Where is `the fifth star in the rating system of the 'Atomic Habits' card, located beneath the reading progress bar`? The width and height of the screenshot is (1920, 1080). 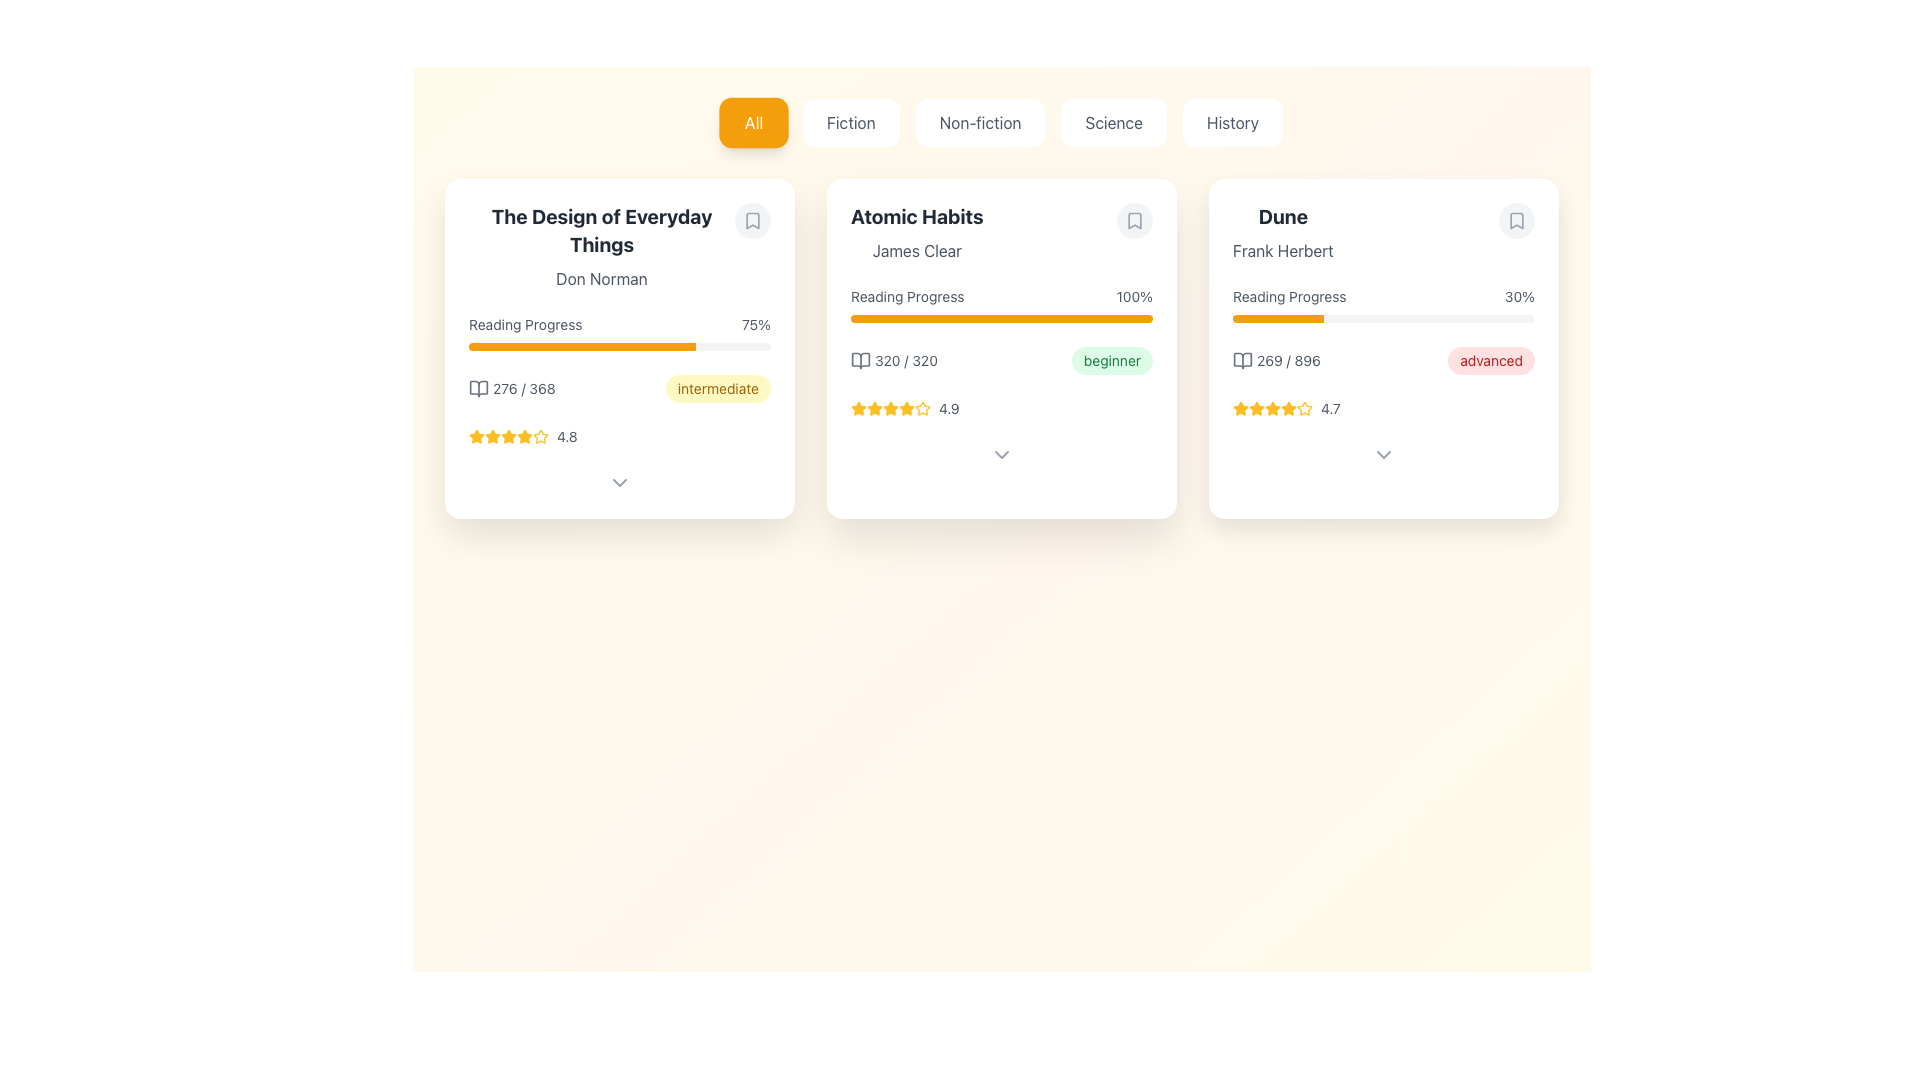
the fifth star in the rating system of the 'Atomic Habits' card, located beneath the reading progress bar is located at coordinates (890, 407).